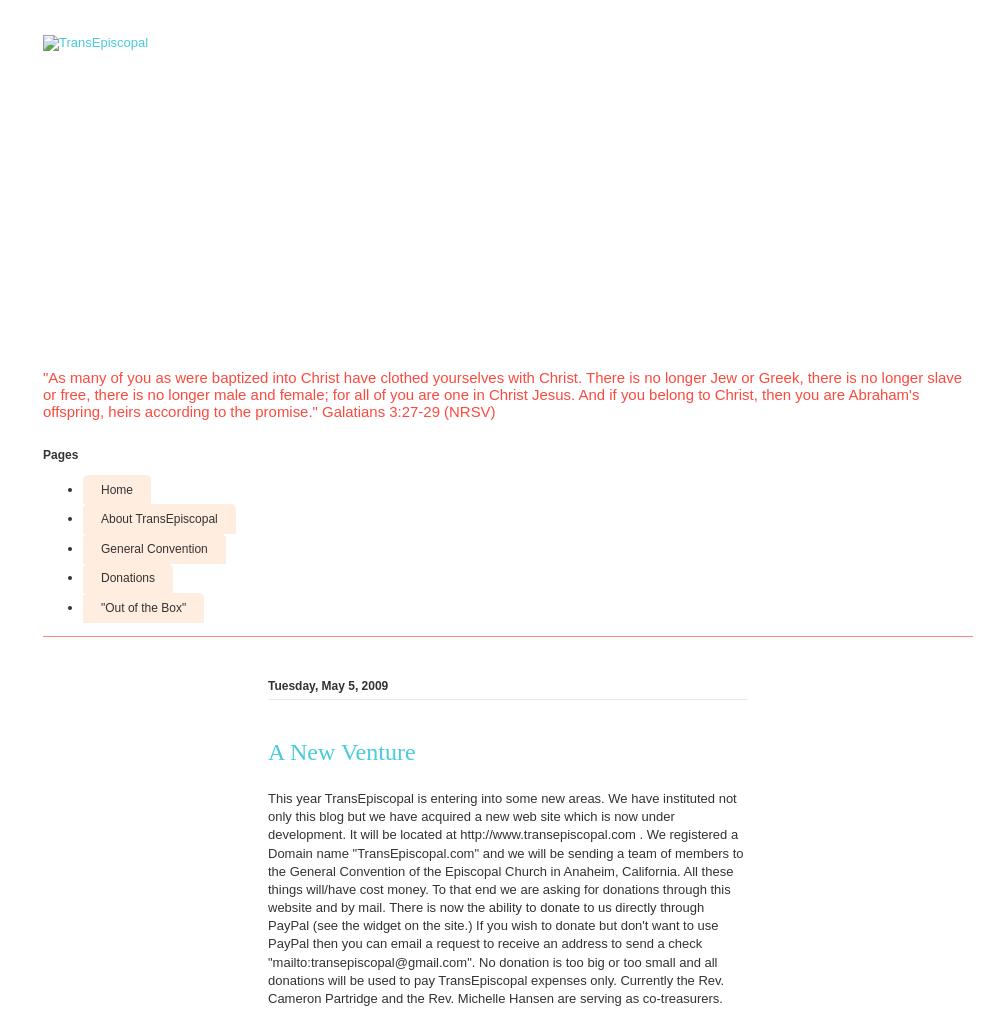 This screenshot has height=1023, width=1008. What do you see at coordinates (143, 606) in the screenshot?
I see `'"Out of the Box"'` at bounding box center [143, 606].